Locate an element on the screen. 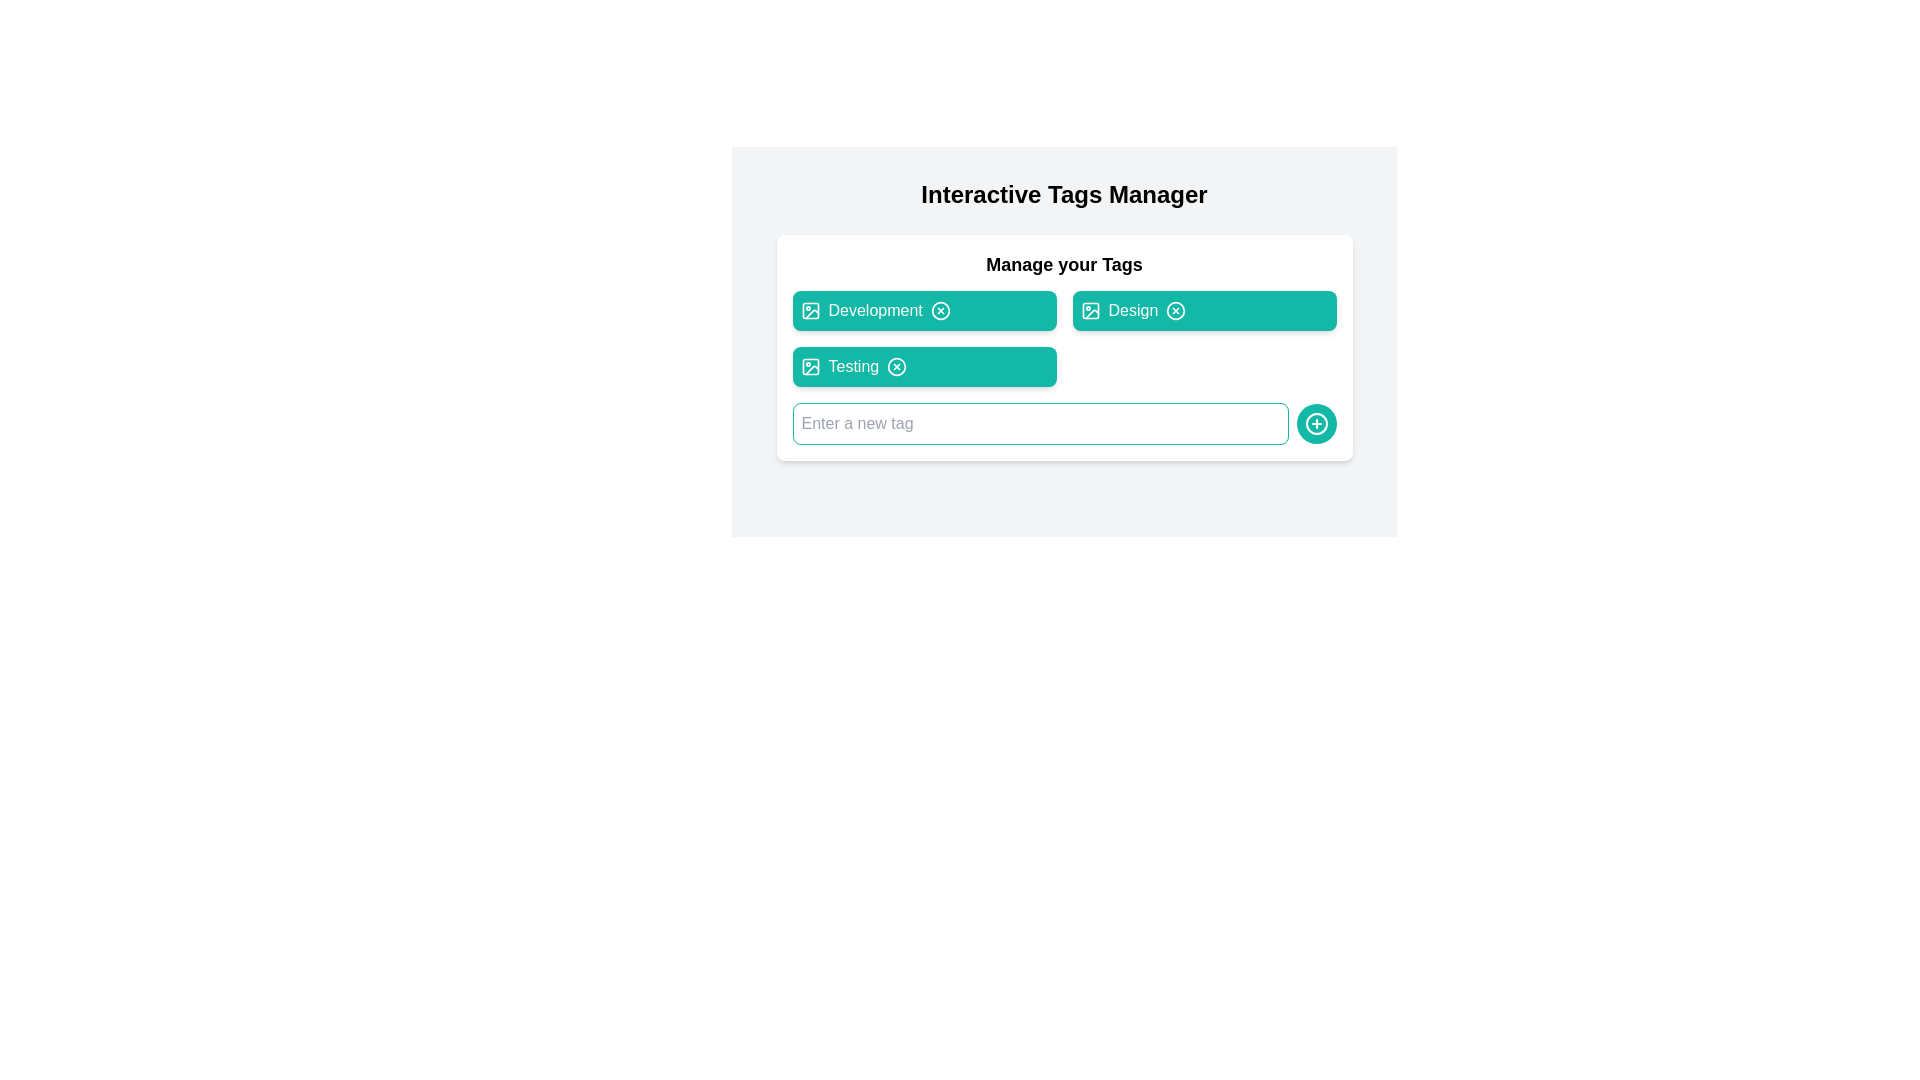  the circular icon button with an 'X' mark inside the teal-colored 'Design' button is located at coordinates (1176, 311).